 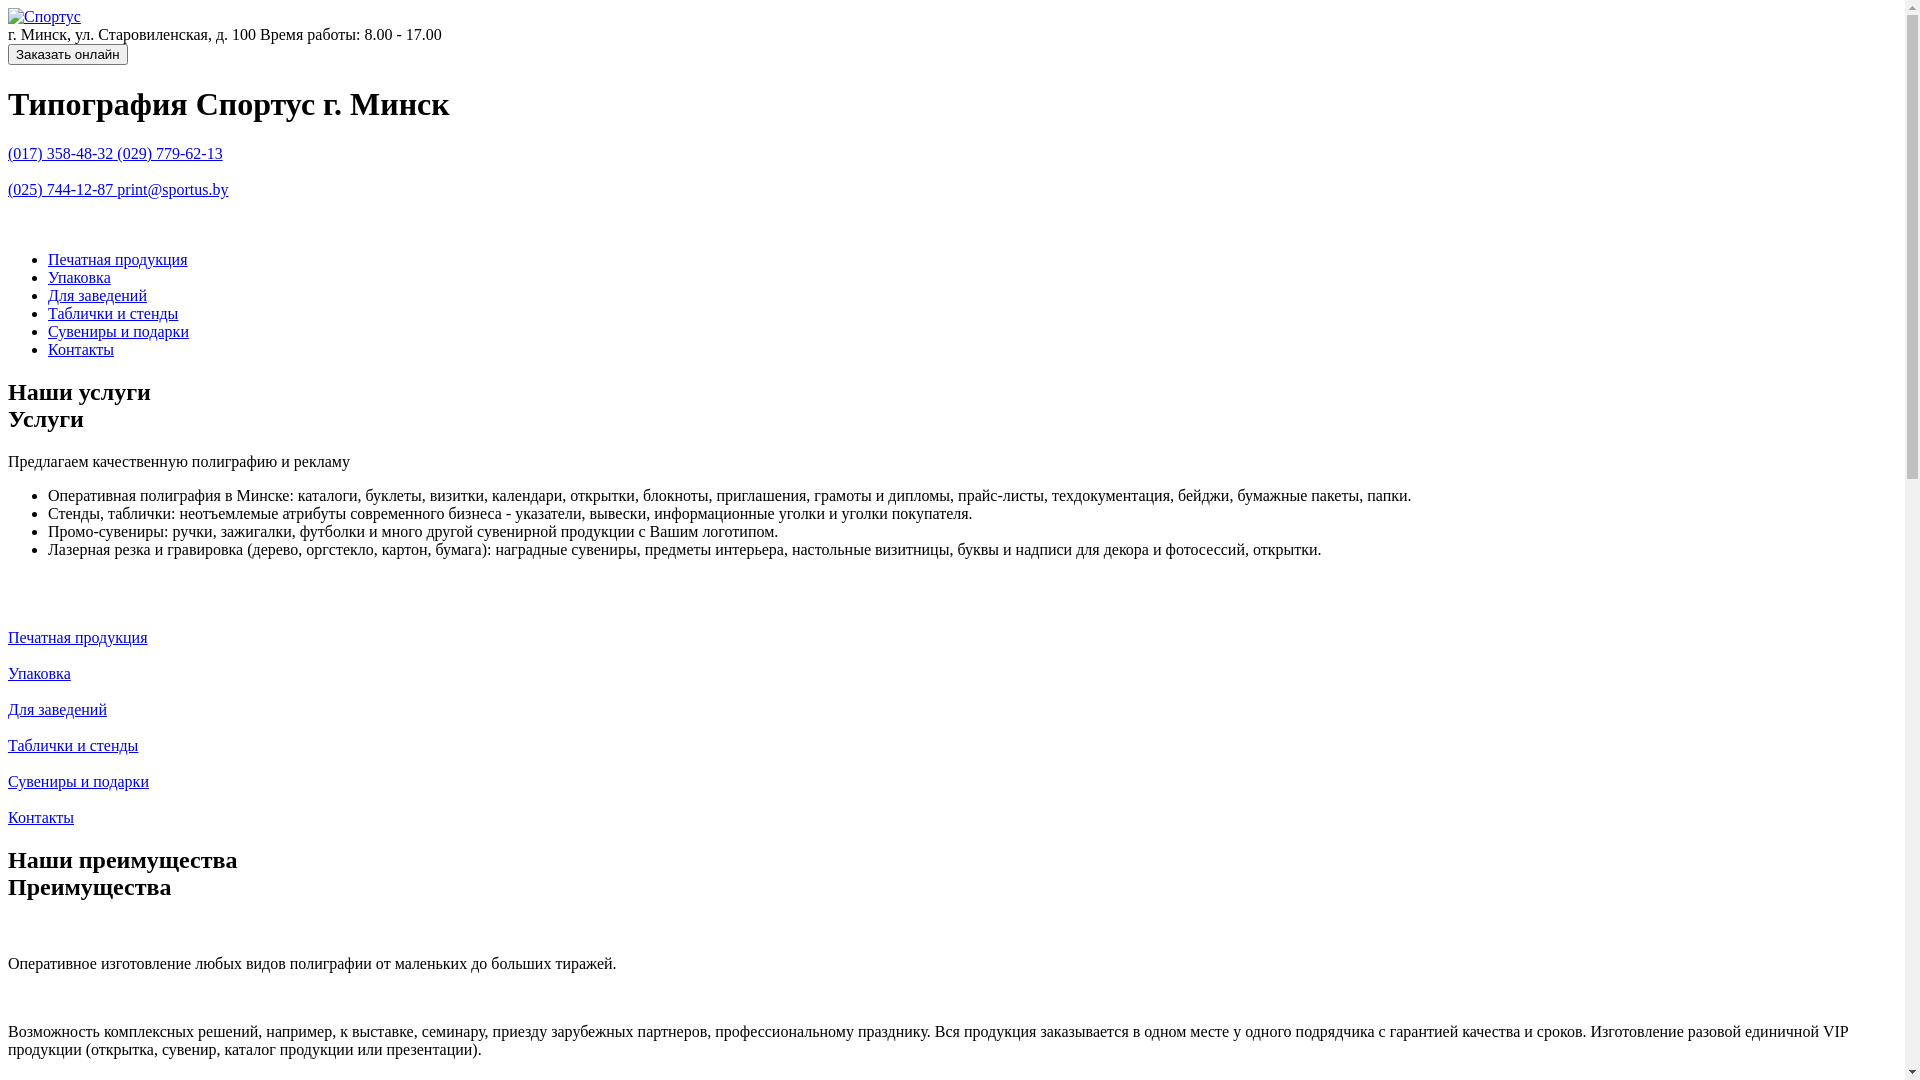 I want to click on 'print@sportus.by', so click(x=115, y=189).